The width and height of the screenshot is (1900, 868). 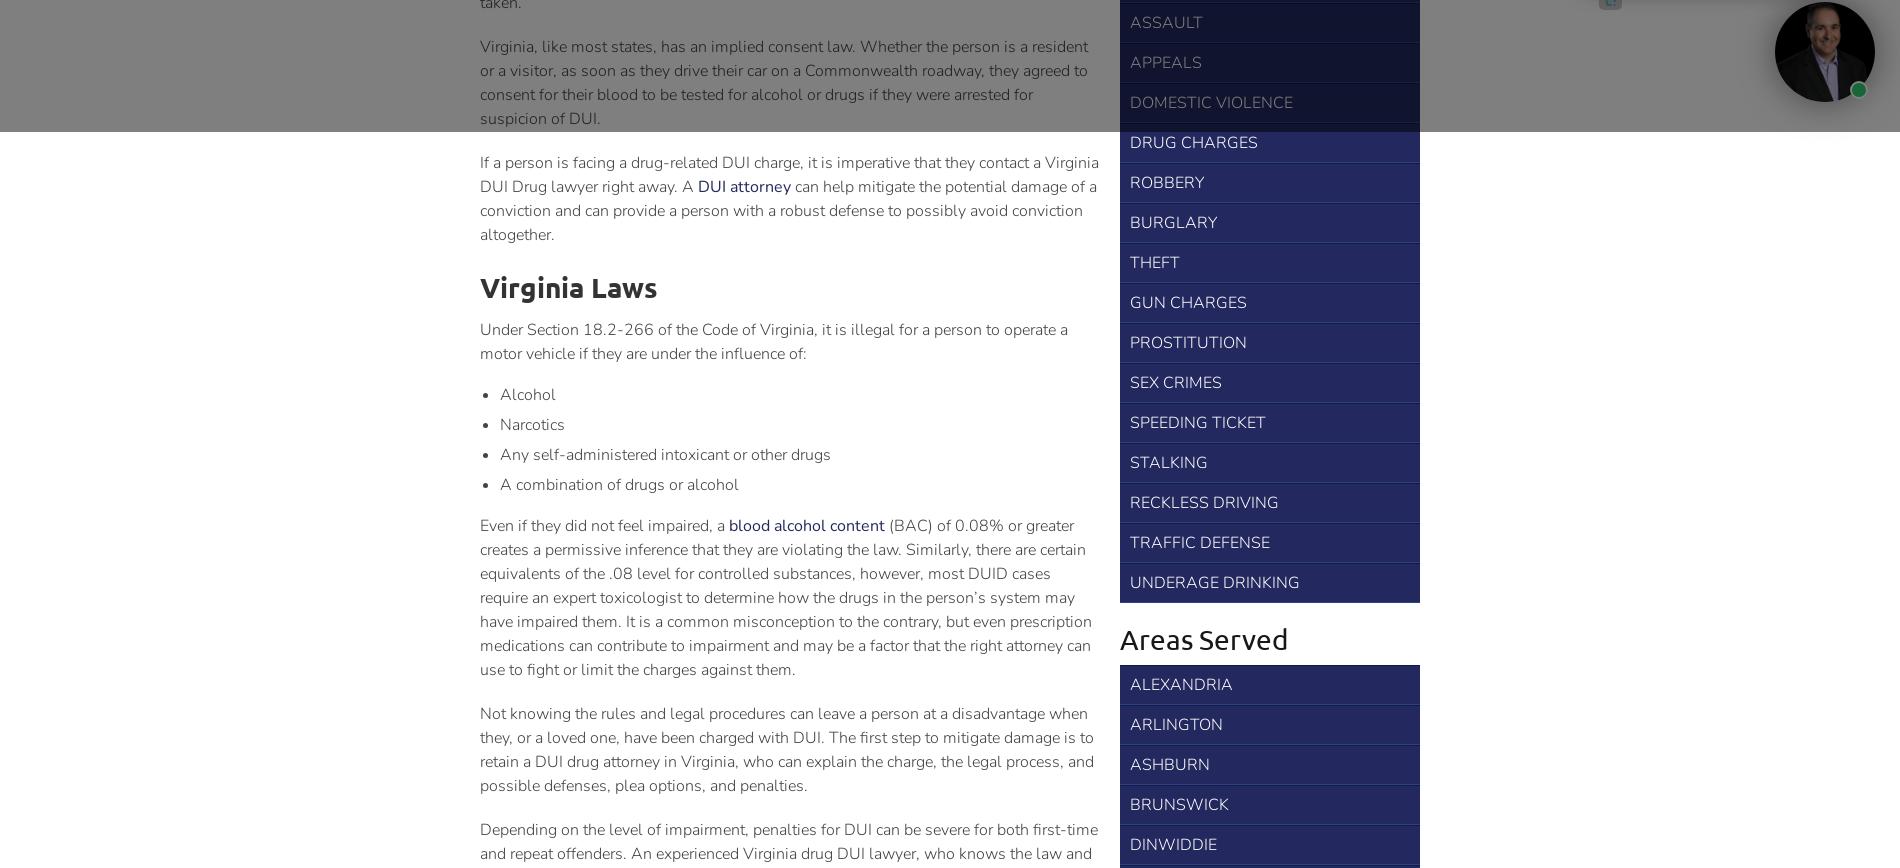 I want to click on 'Sex Crimes', so click(x=1129, y=382).